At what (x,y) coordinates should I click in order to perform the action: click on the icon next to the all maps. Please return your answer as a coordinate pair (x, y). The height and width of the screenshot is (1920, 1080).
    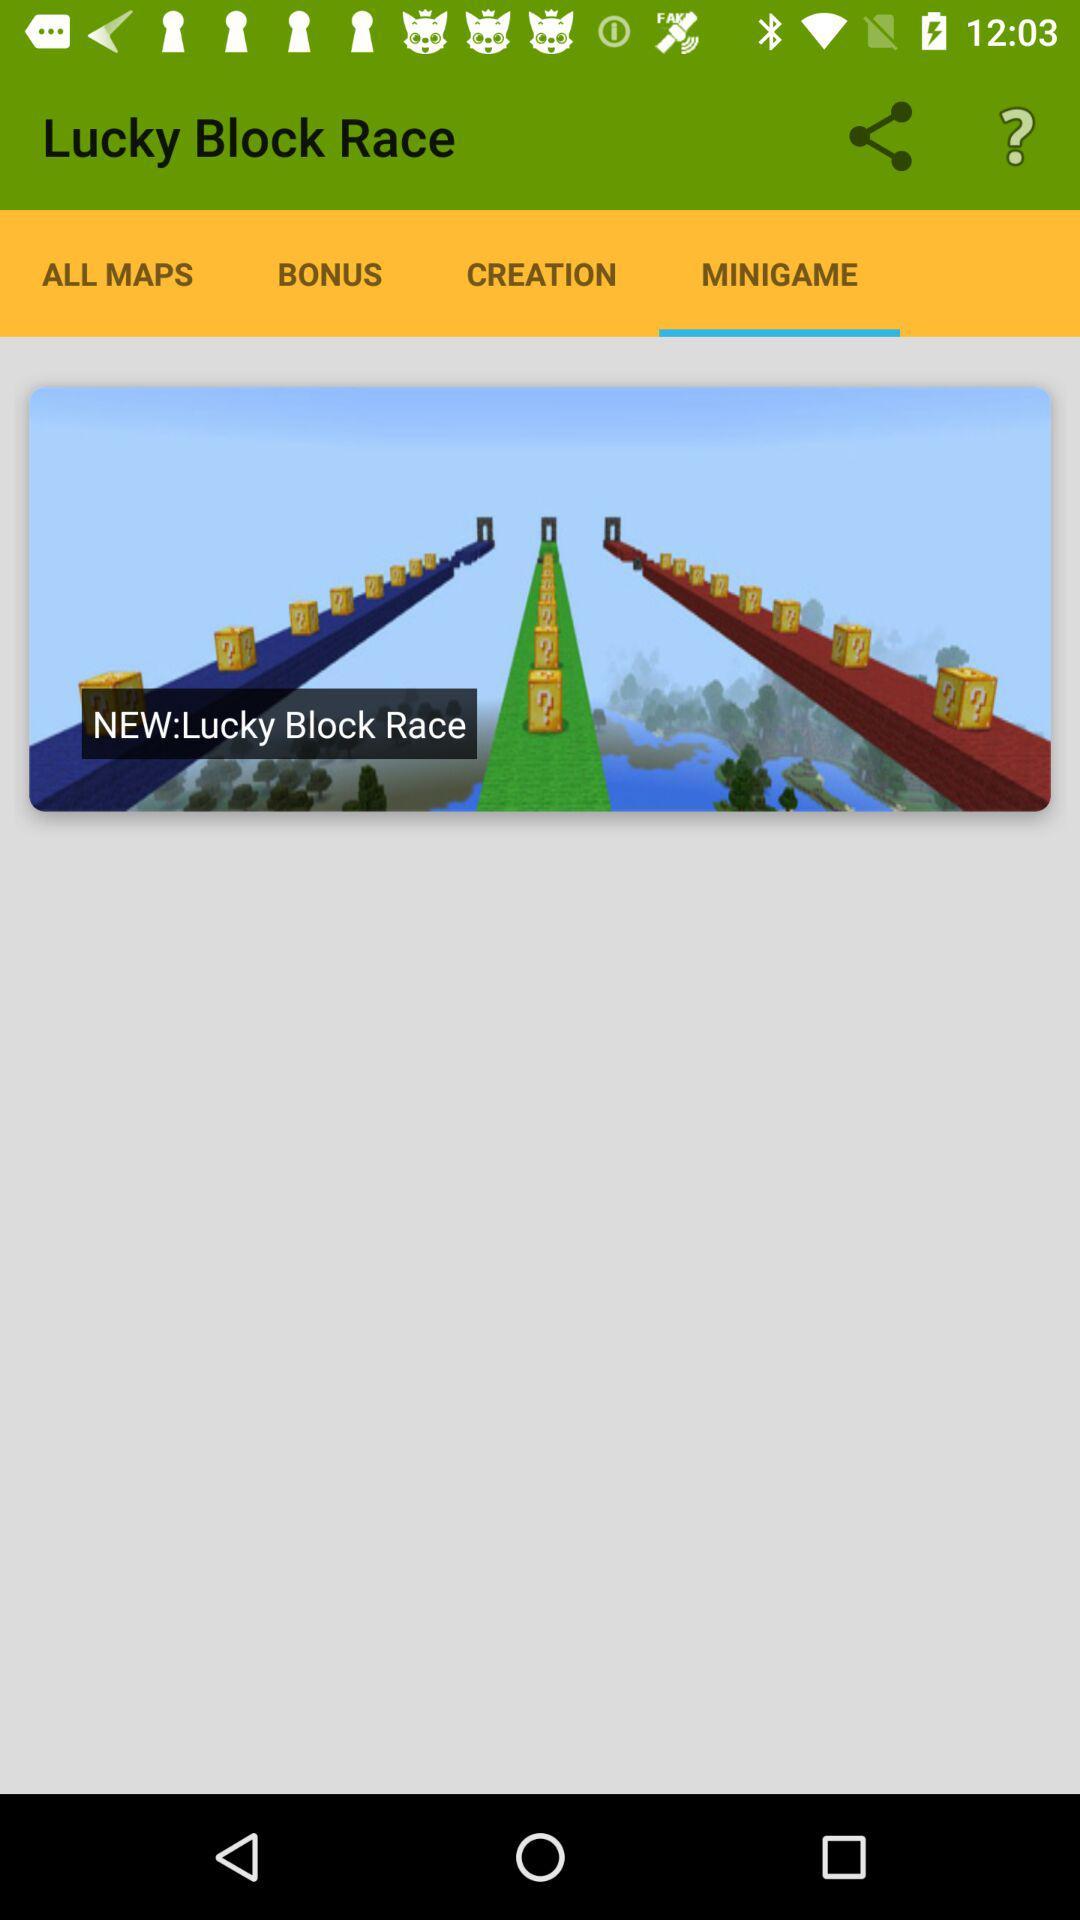
    Looking at the image, I should click on (329, 272).